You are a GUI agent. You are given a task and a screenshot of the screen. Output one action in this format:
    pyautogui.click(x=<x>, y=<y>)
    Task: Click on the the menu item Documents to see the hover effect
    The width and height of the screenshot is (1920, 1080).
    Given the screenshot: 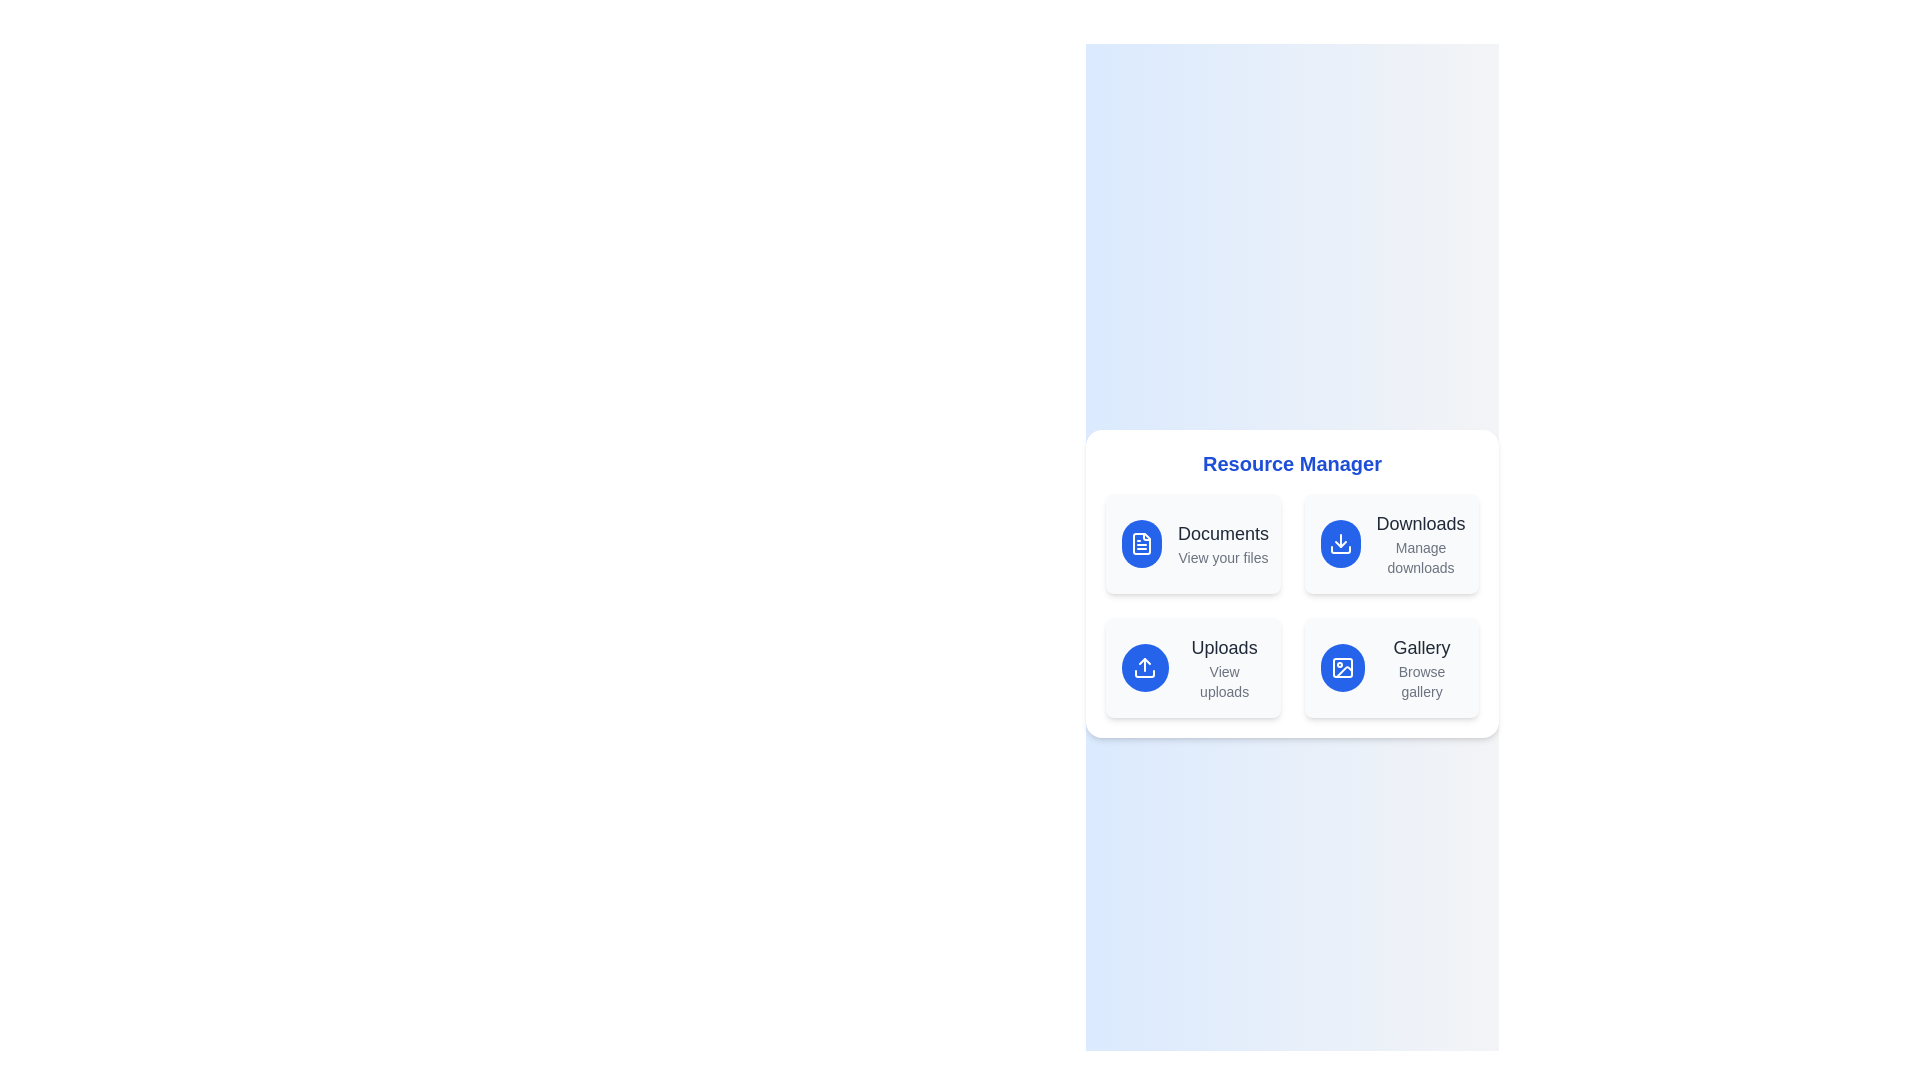 What is the action you would take?
    pyautogui.click(x=1193, y=543)
    